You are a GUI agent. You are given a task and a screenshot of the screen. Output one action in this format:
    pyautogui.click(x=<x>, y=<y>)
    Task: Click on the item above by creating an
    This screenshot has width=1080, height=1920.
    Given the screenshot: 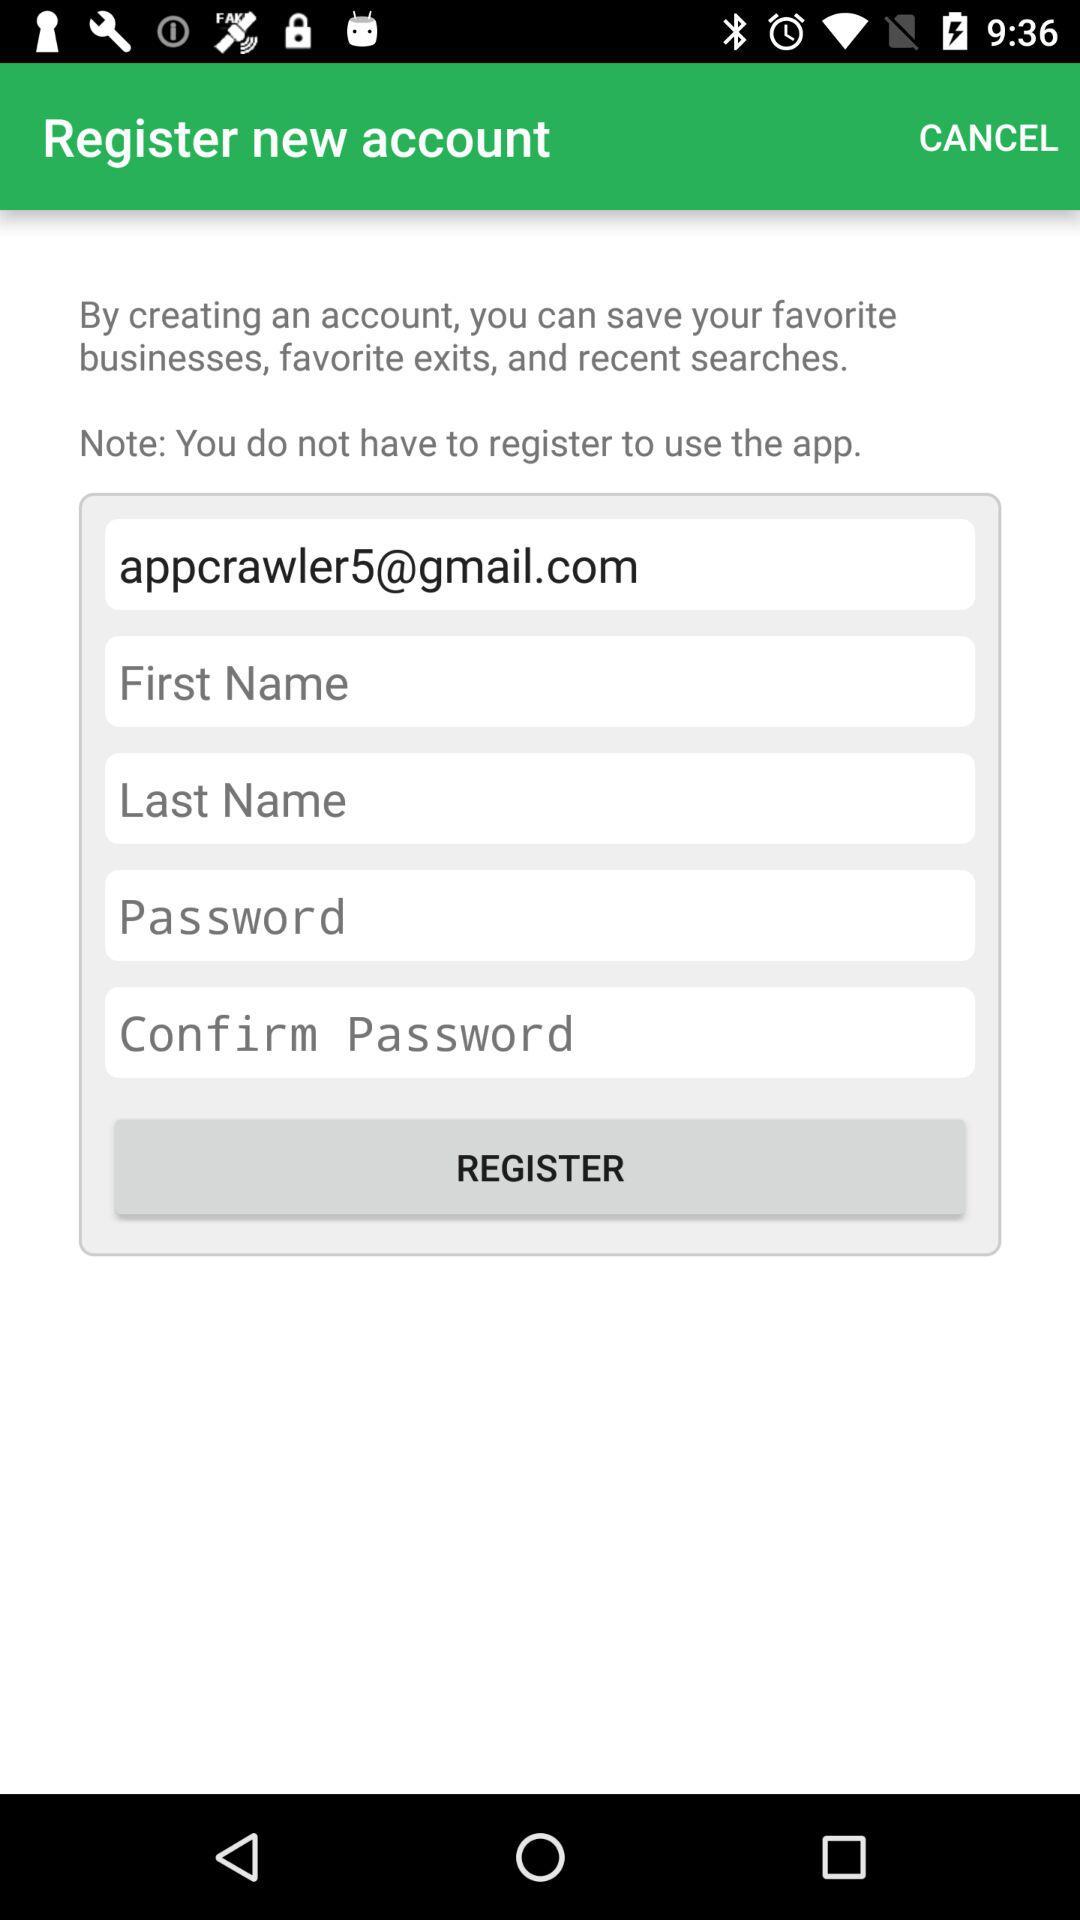 What is the action you would take?
    pyautogui.click(x=987, y=135)
    